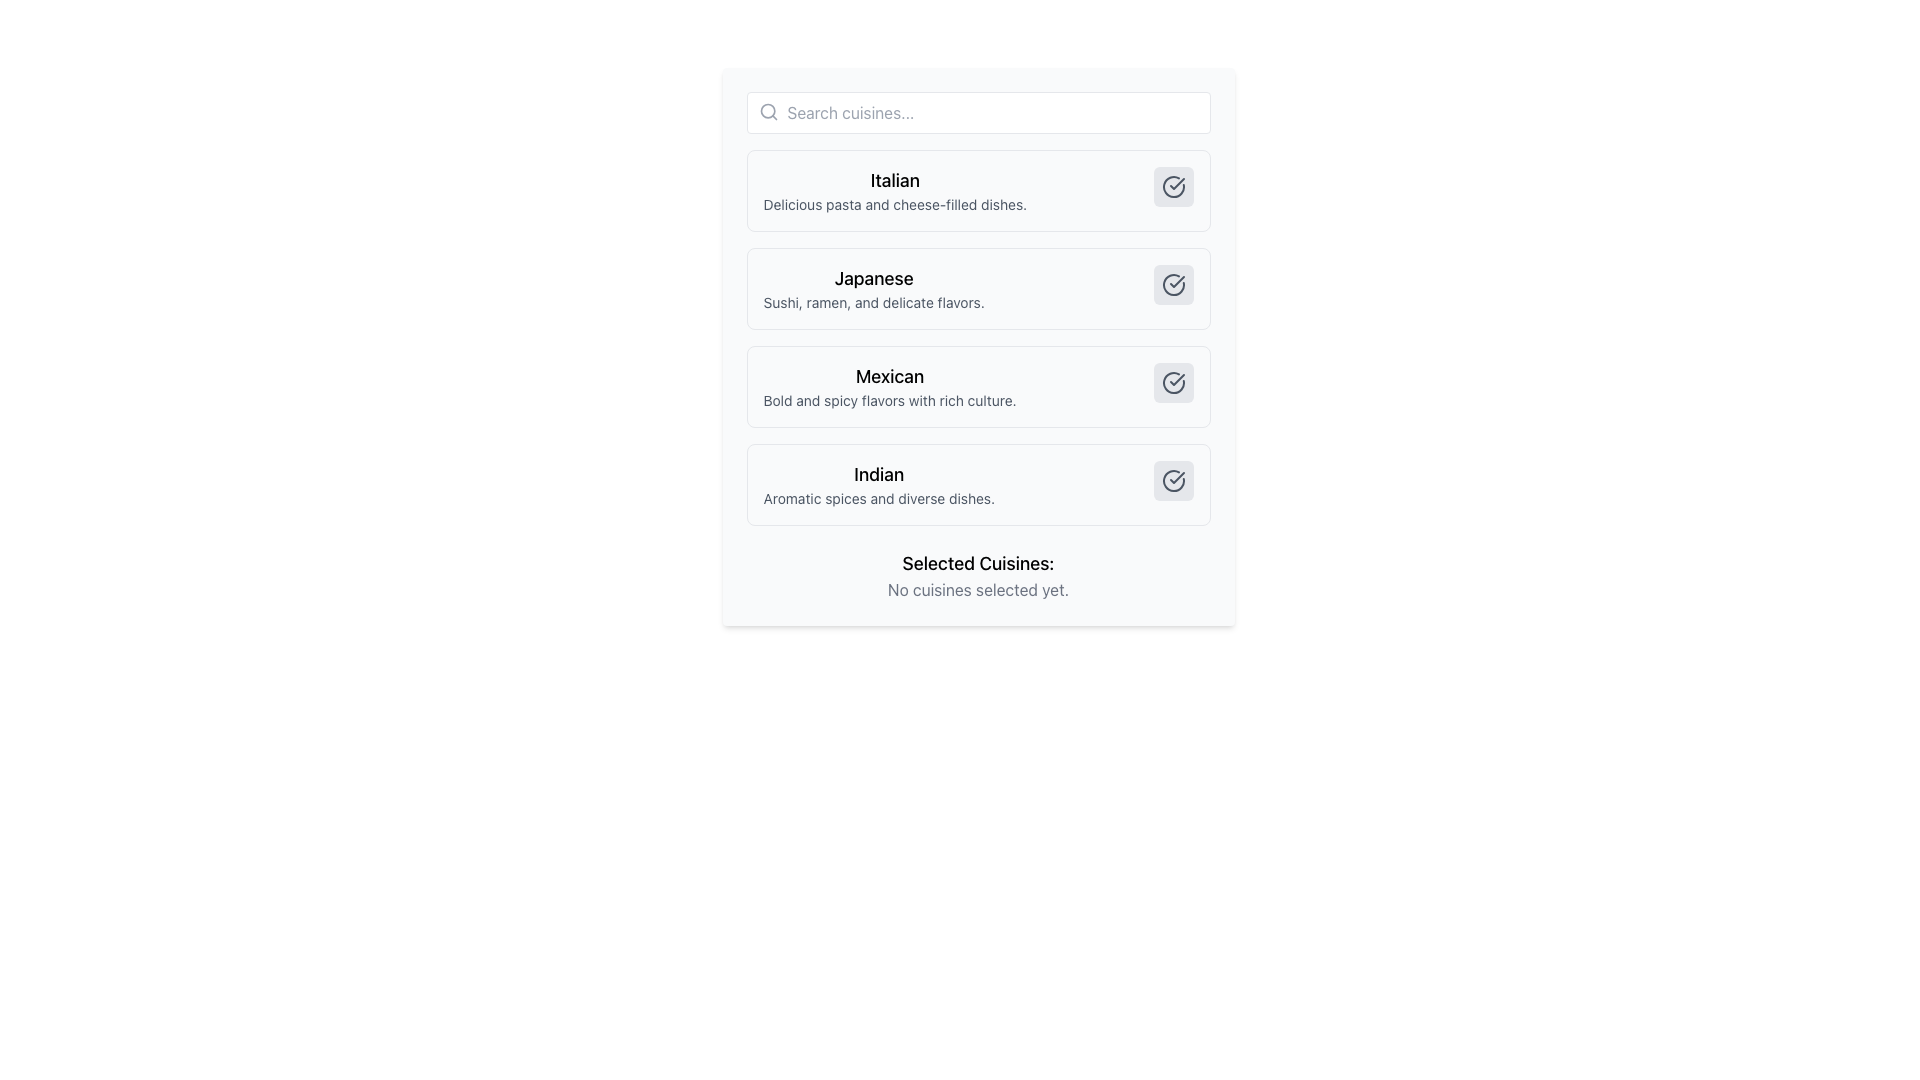 The width and height of the screenshot is (1920, 1080). Describe the element at coordinates (894, 204) in the screenshot. I see `label text that describes the dishes, which says 'Delicious pasta and cheese-filled dishes', located under the title 'Italian' in the selection box` at that location.